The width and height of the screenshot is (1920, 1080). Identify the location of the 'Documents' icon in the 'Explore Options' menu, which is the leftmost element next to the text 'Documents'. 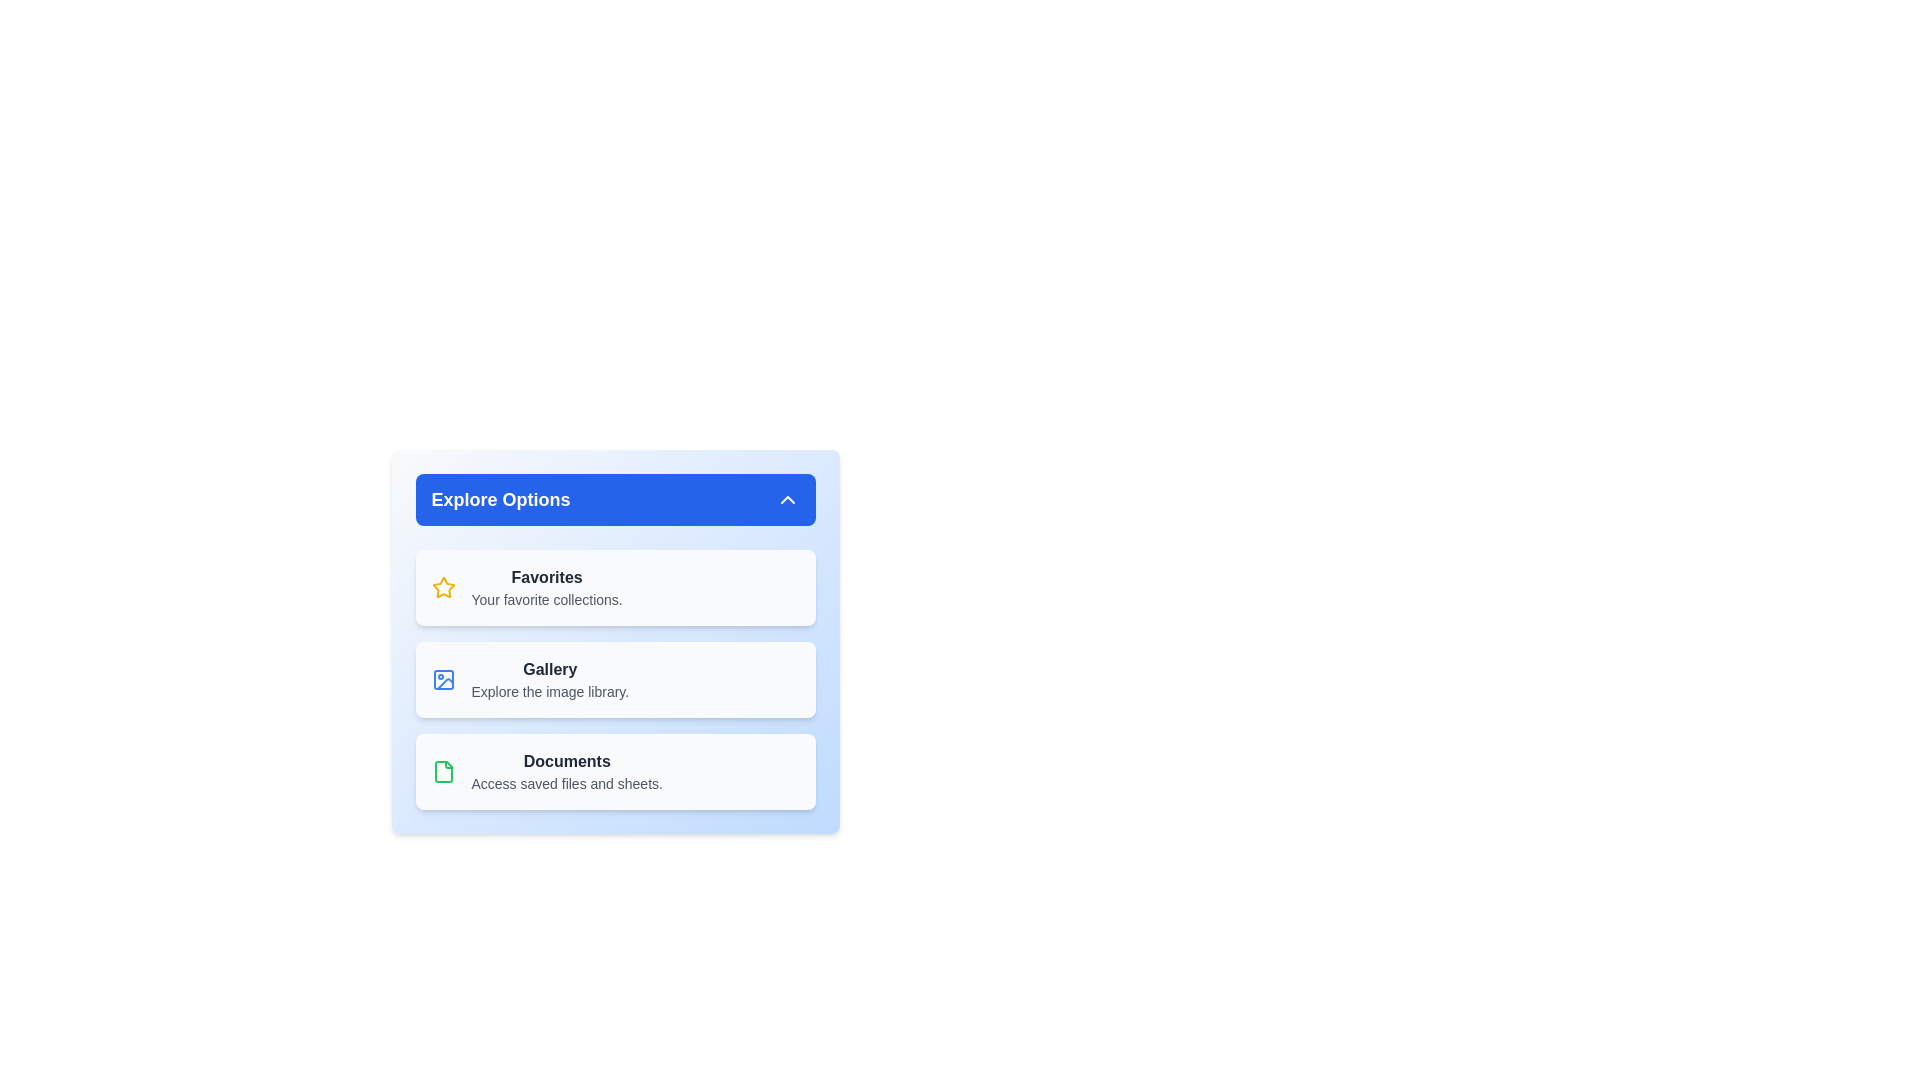
(442, 770).